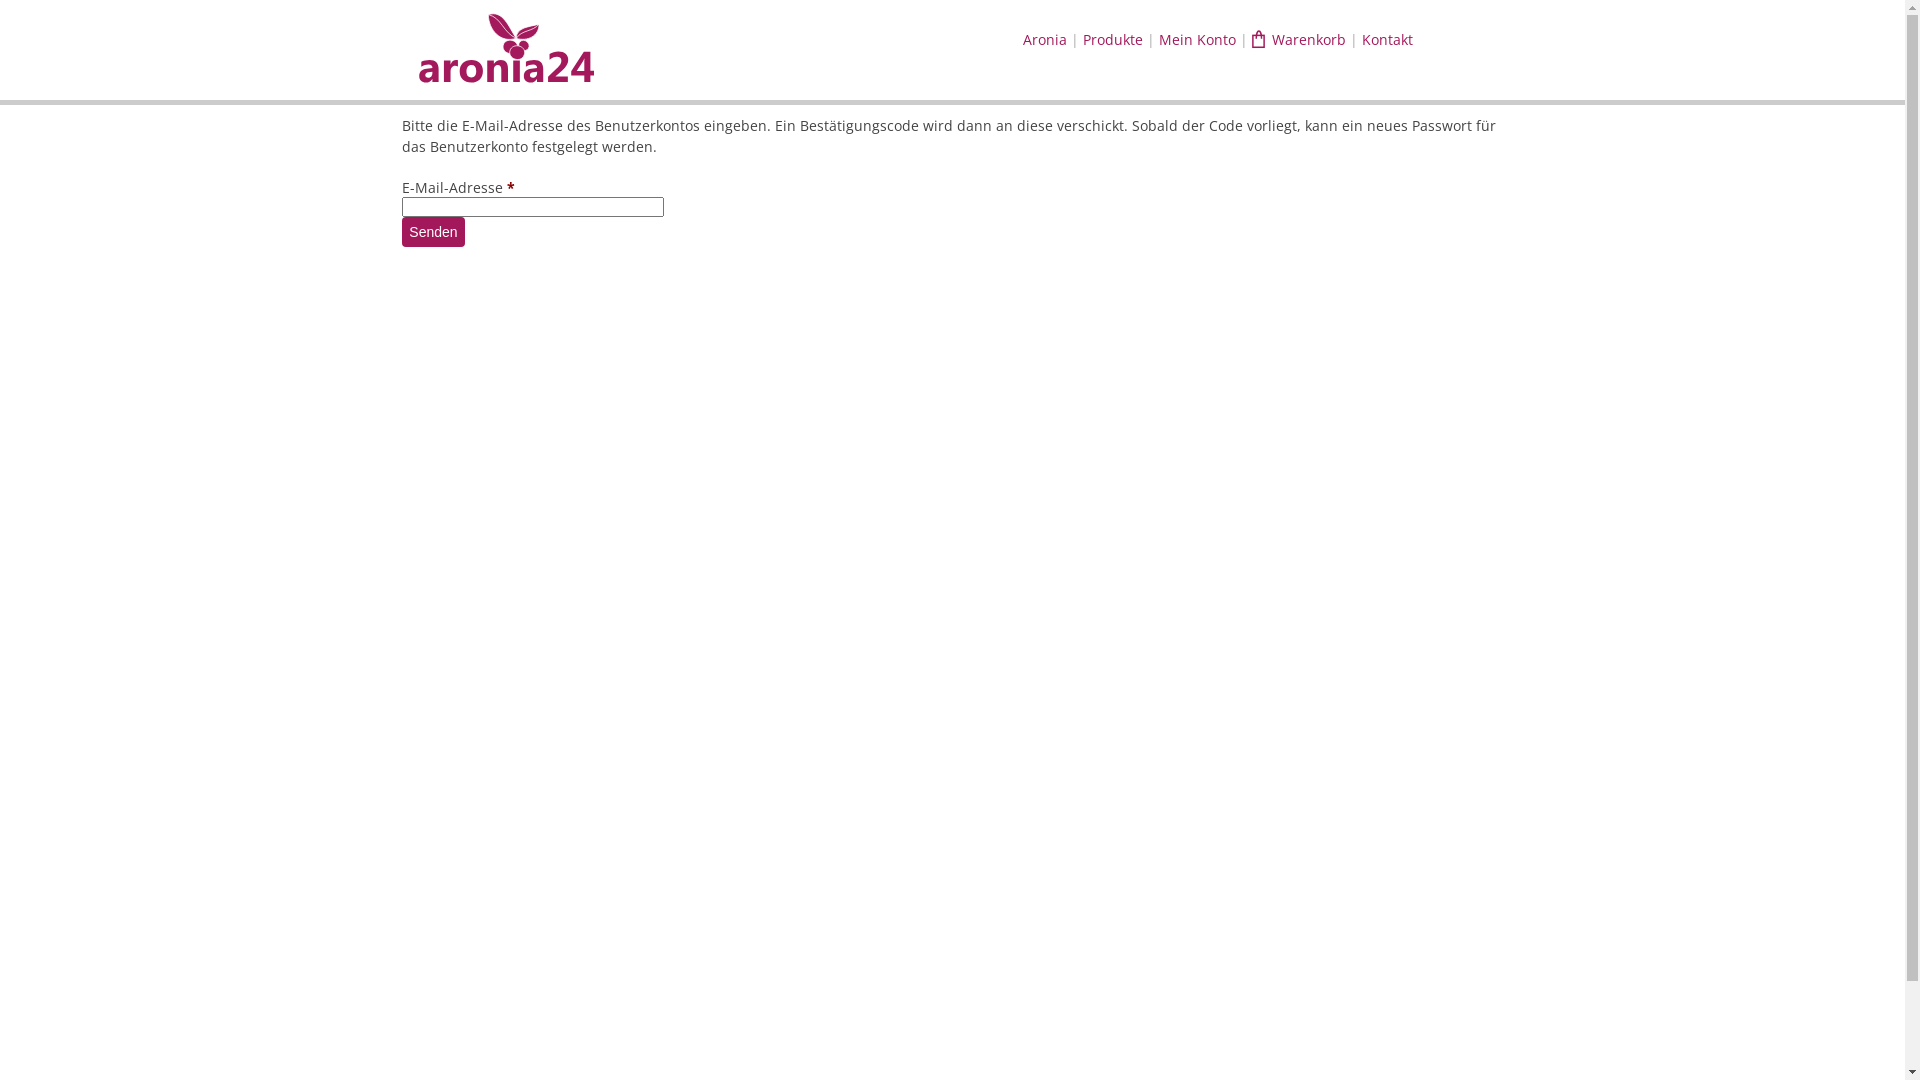  Describe the element at coordinates (431, 230) in the screenshot. I see `'Senden'` at that location.